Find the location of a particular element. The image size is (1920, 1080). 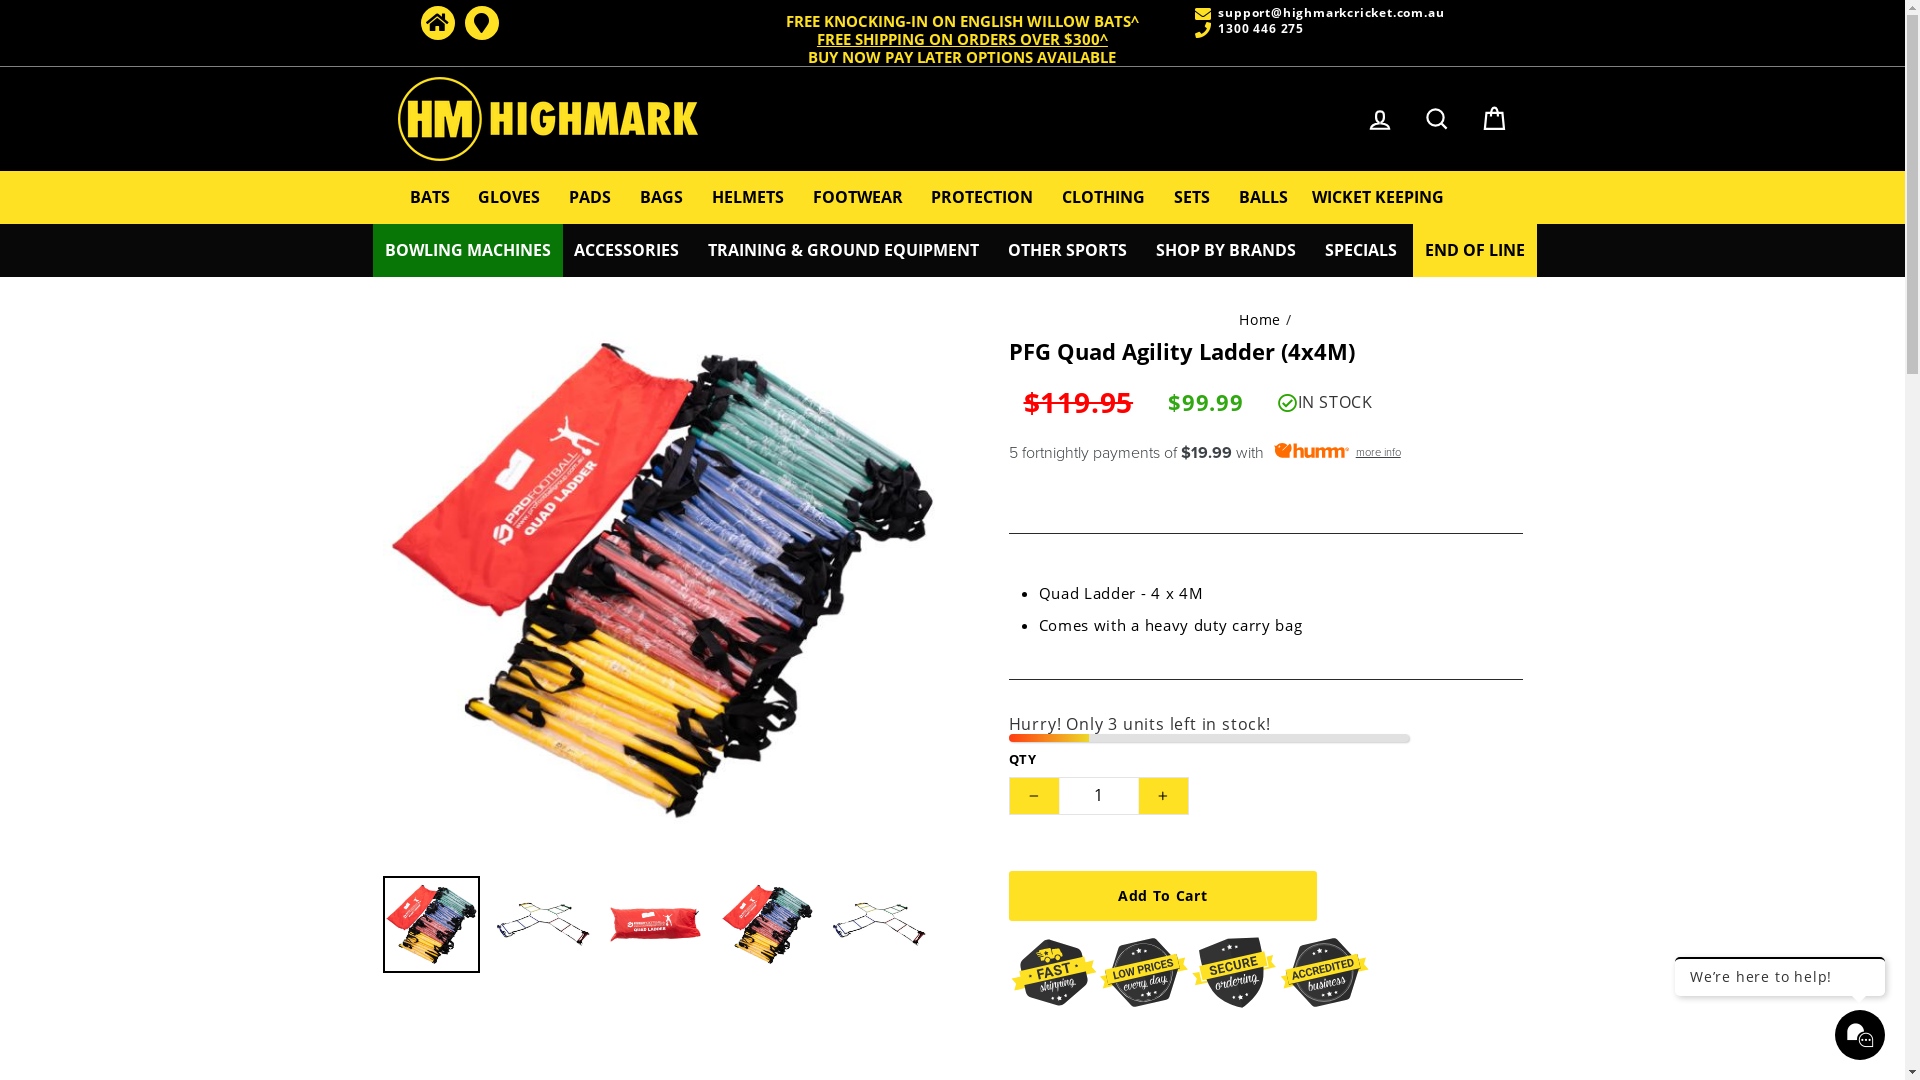

'Contact Us' is located at coordinates (480, 23).